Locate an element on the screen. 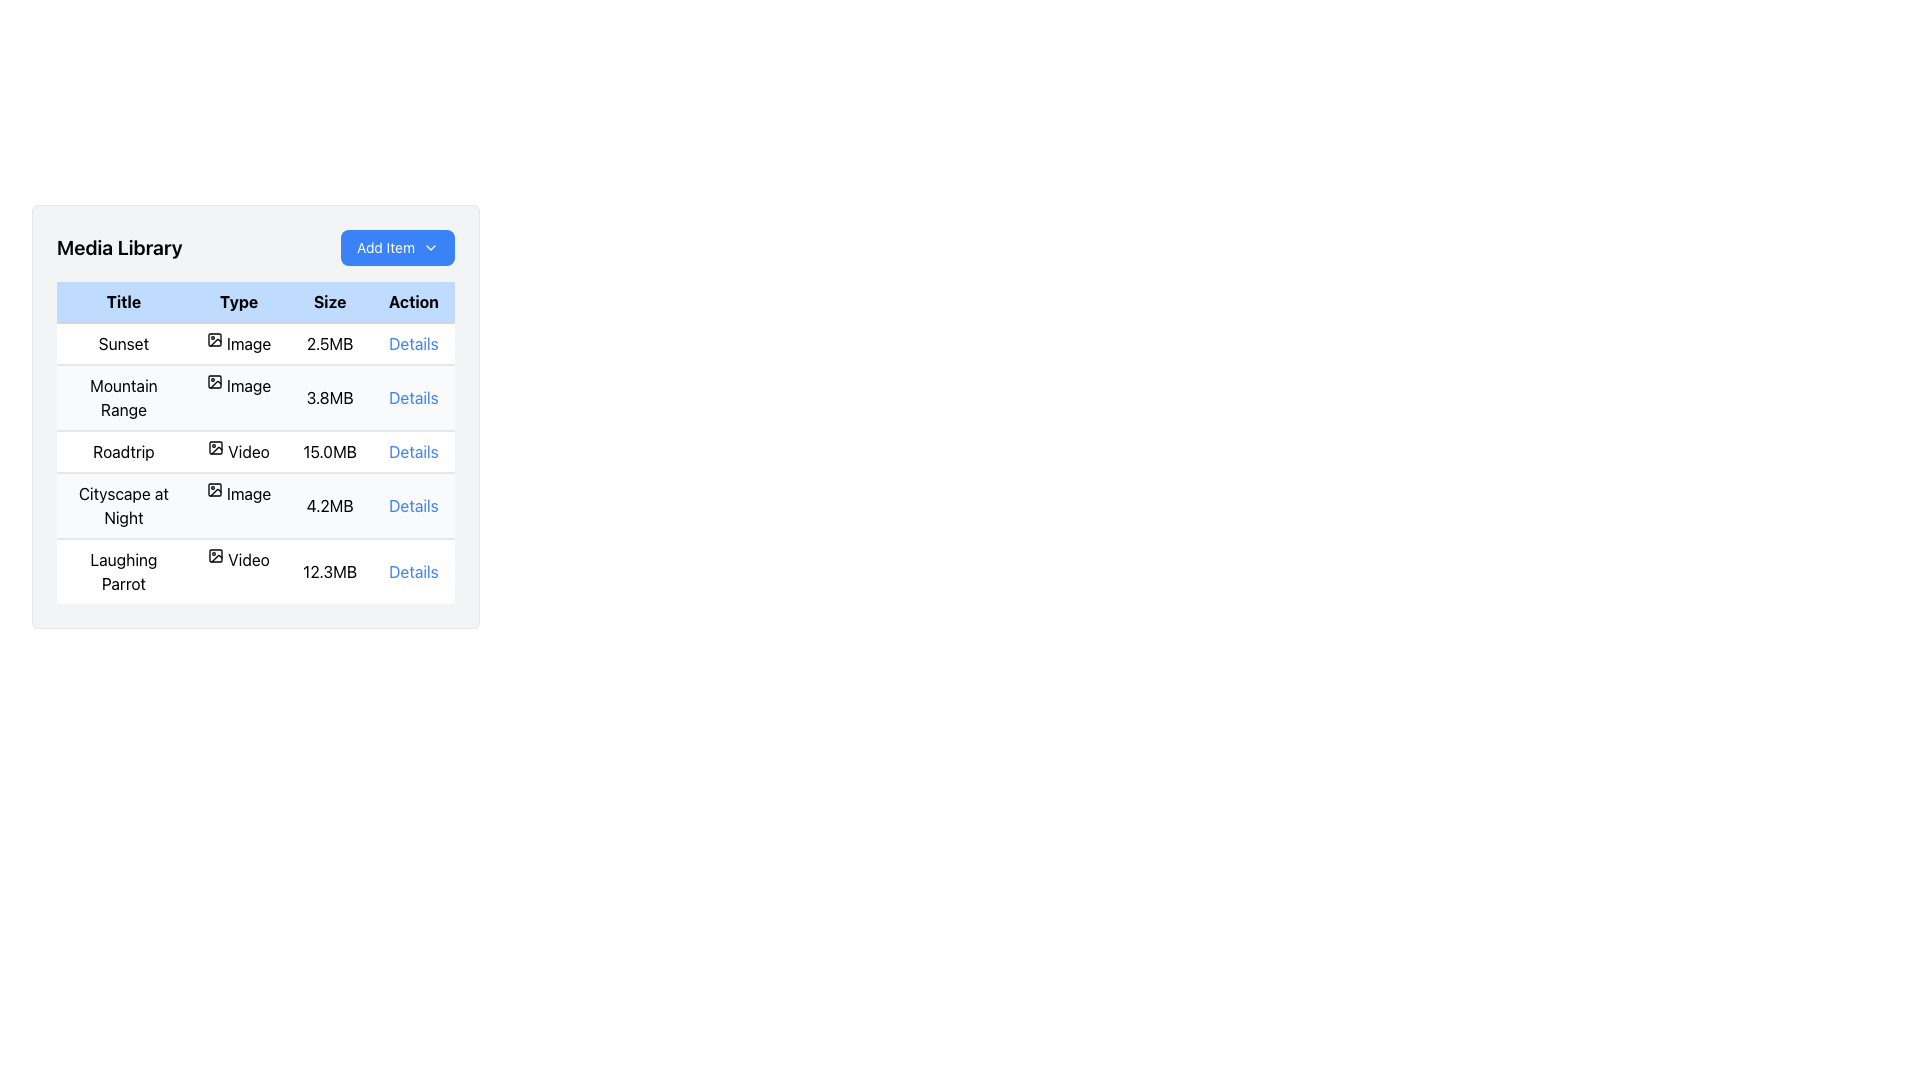 The height and width of the screenshot is (1080, 1920). the Text label with the word 'Image' and picture frame icon, located in the row for 'Cityscape at Night' under the 'Type' column is located at coordinates (239, 493).